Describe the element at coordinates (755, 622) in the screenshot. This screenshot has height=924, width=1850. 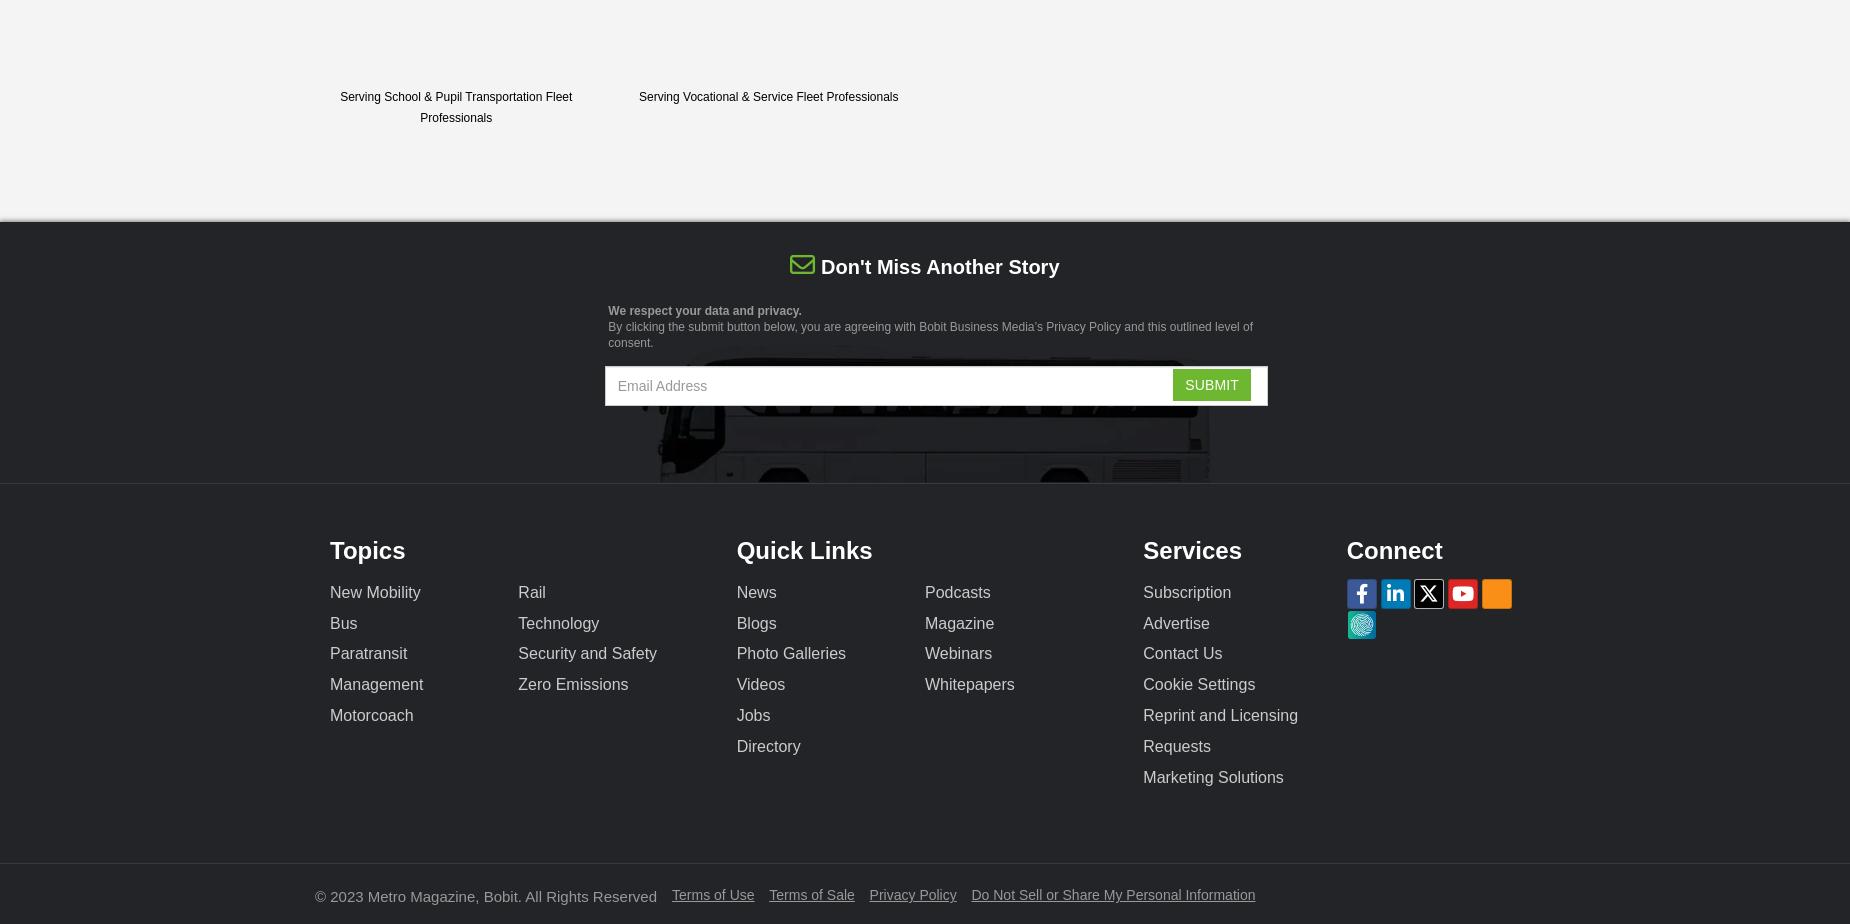
I see `'Blogs'` at that location.